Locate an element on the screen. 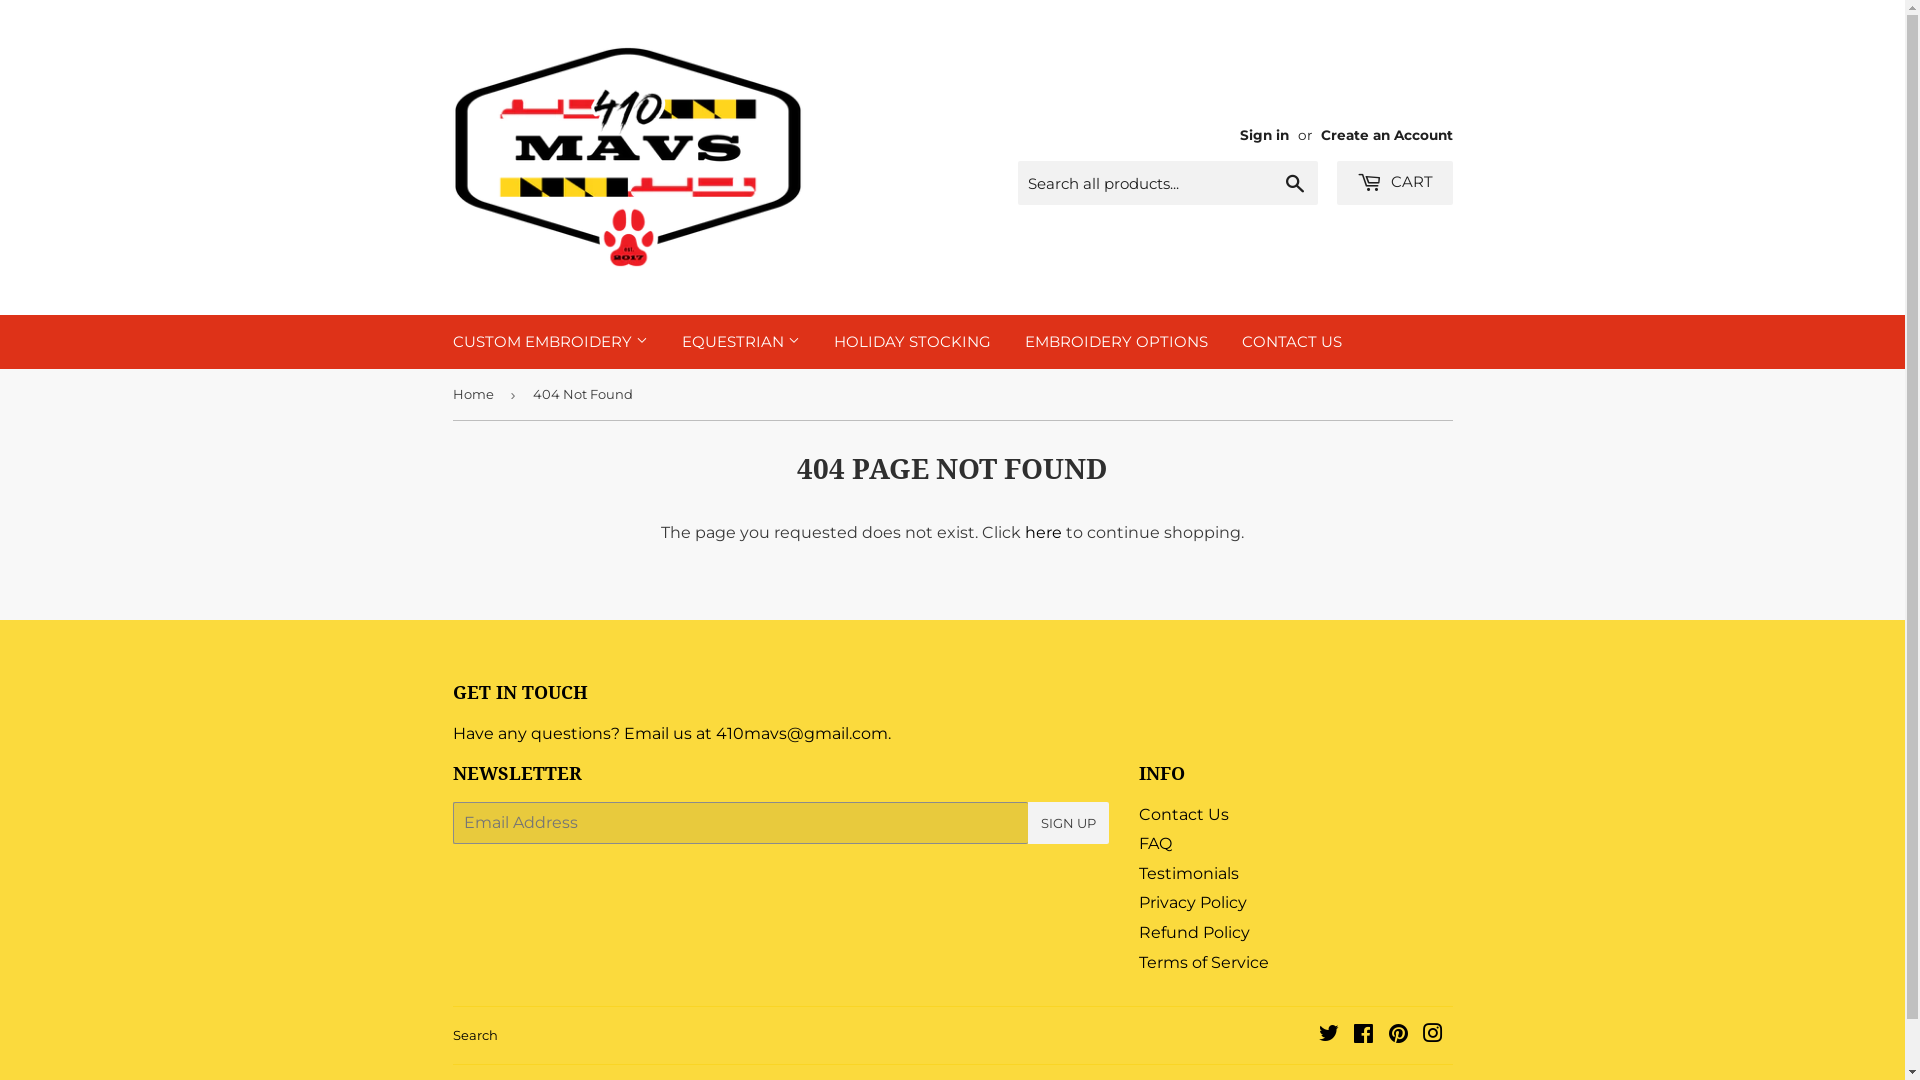 This screenshot has height=1080, width=1920. 'Instagram' is located at coordinates (1420, 1035).